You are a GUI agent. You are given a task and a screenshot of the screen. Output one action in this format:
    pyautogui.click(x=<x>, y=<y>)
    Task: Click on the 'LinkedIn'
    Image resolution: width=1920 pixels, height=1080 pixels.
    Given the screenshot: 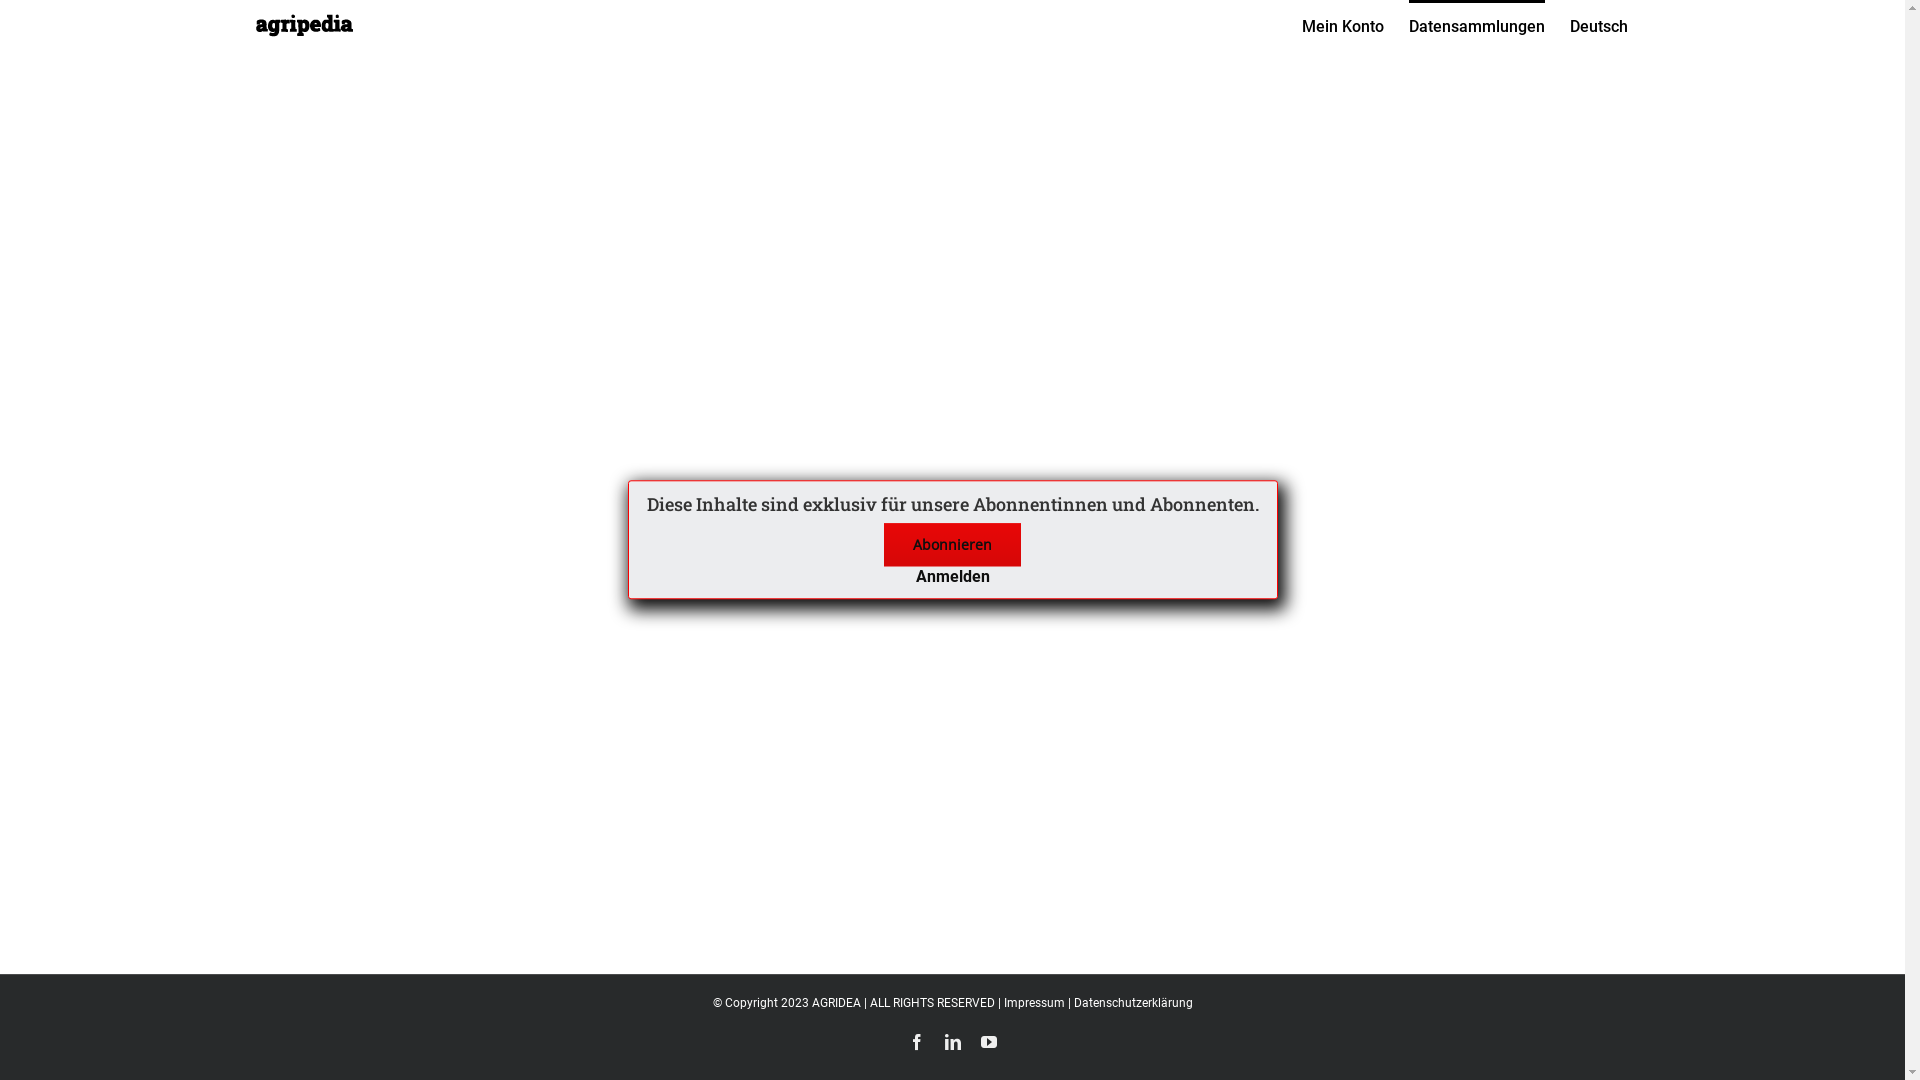 What is the action you would take?
    pyautogui.click(x=950, y=1040)
    